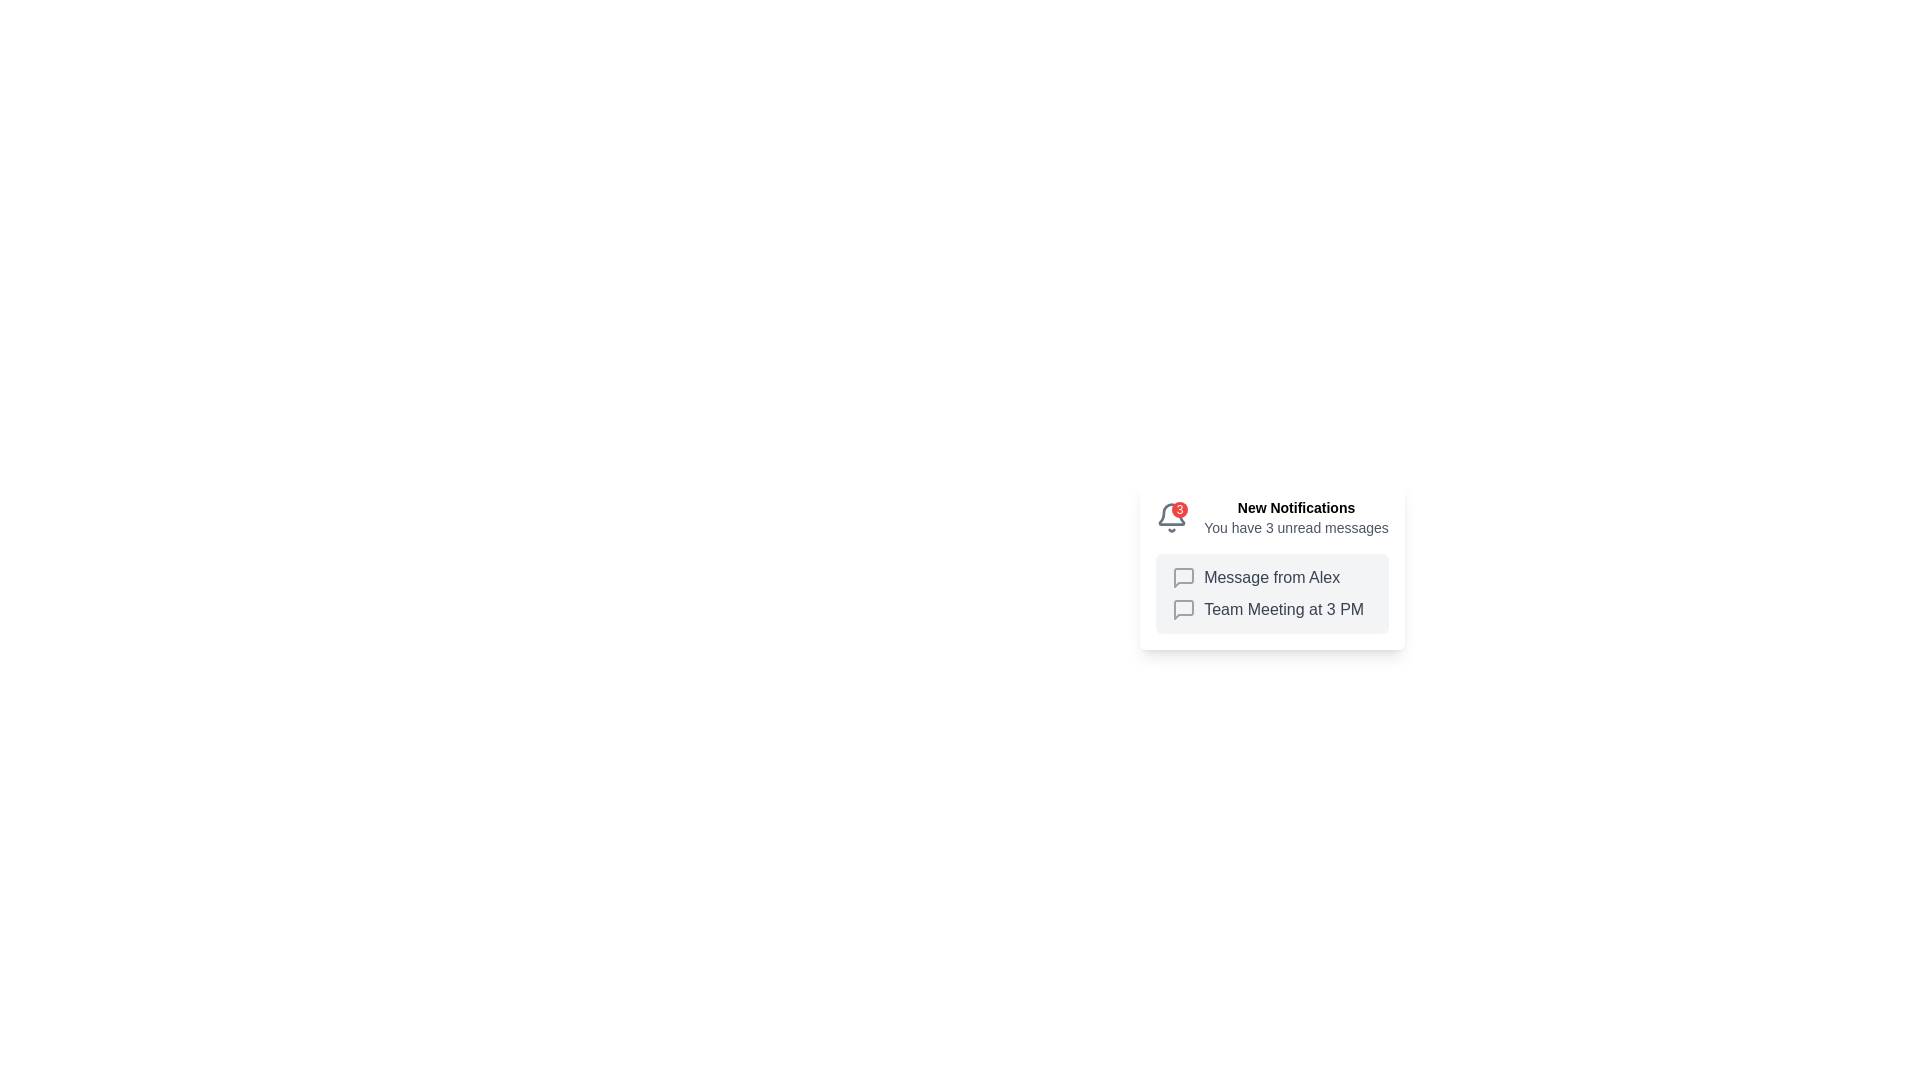 The image size is (1920, 1080). I want to click on the speech bubble icon representing a message or note in the notification panel, located above the text 'Message from Alex' and to the left of the label in the notification card, so click(1184, 578).